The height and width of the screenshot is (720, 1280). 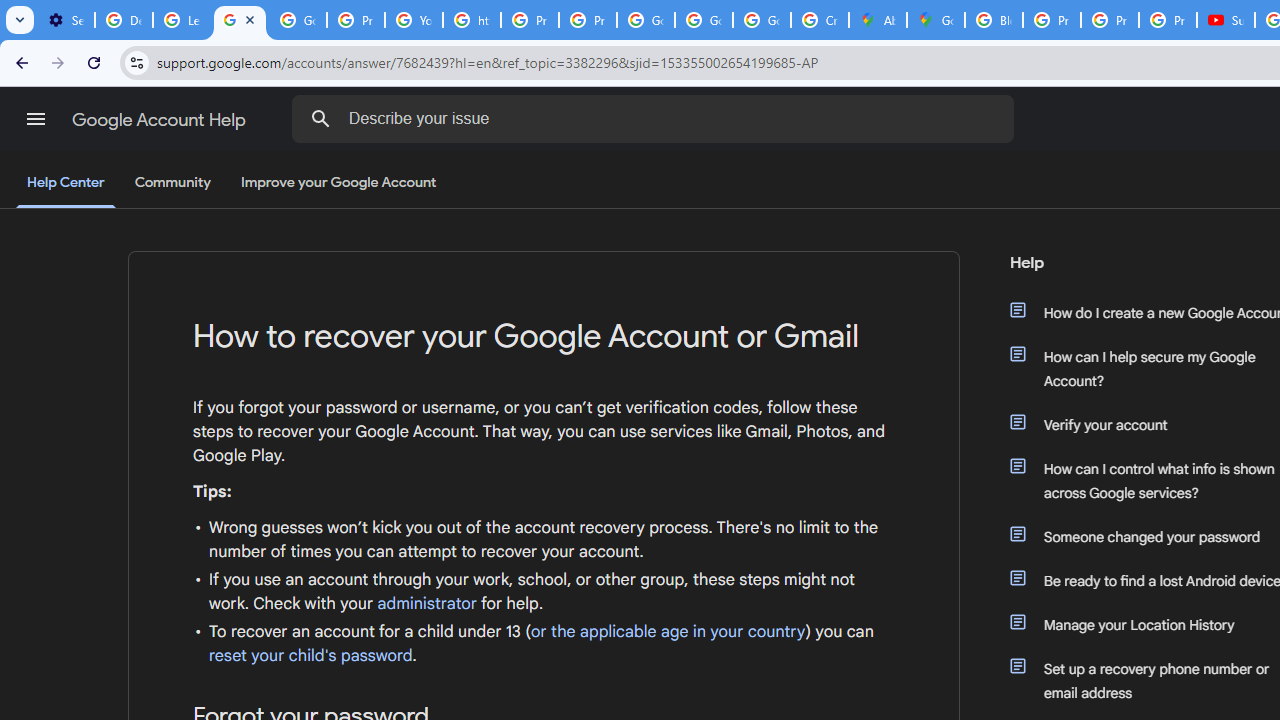 I want to click on 'Subscriptions - YouTube', so click(x=1225, y=20).